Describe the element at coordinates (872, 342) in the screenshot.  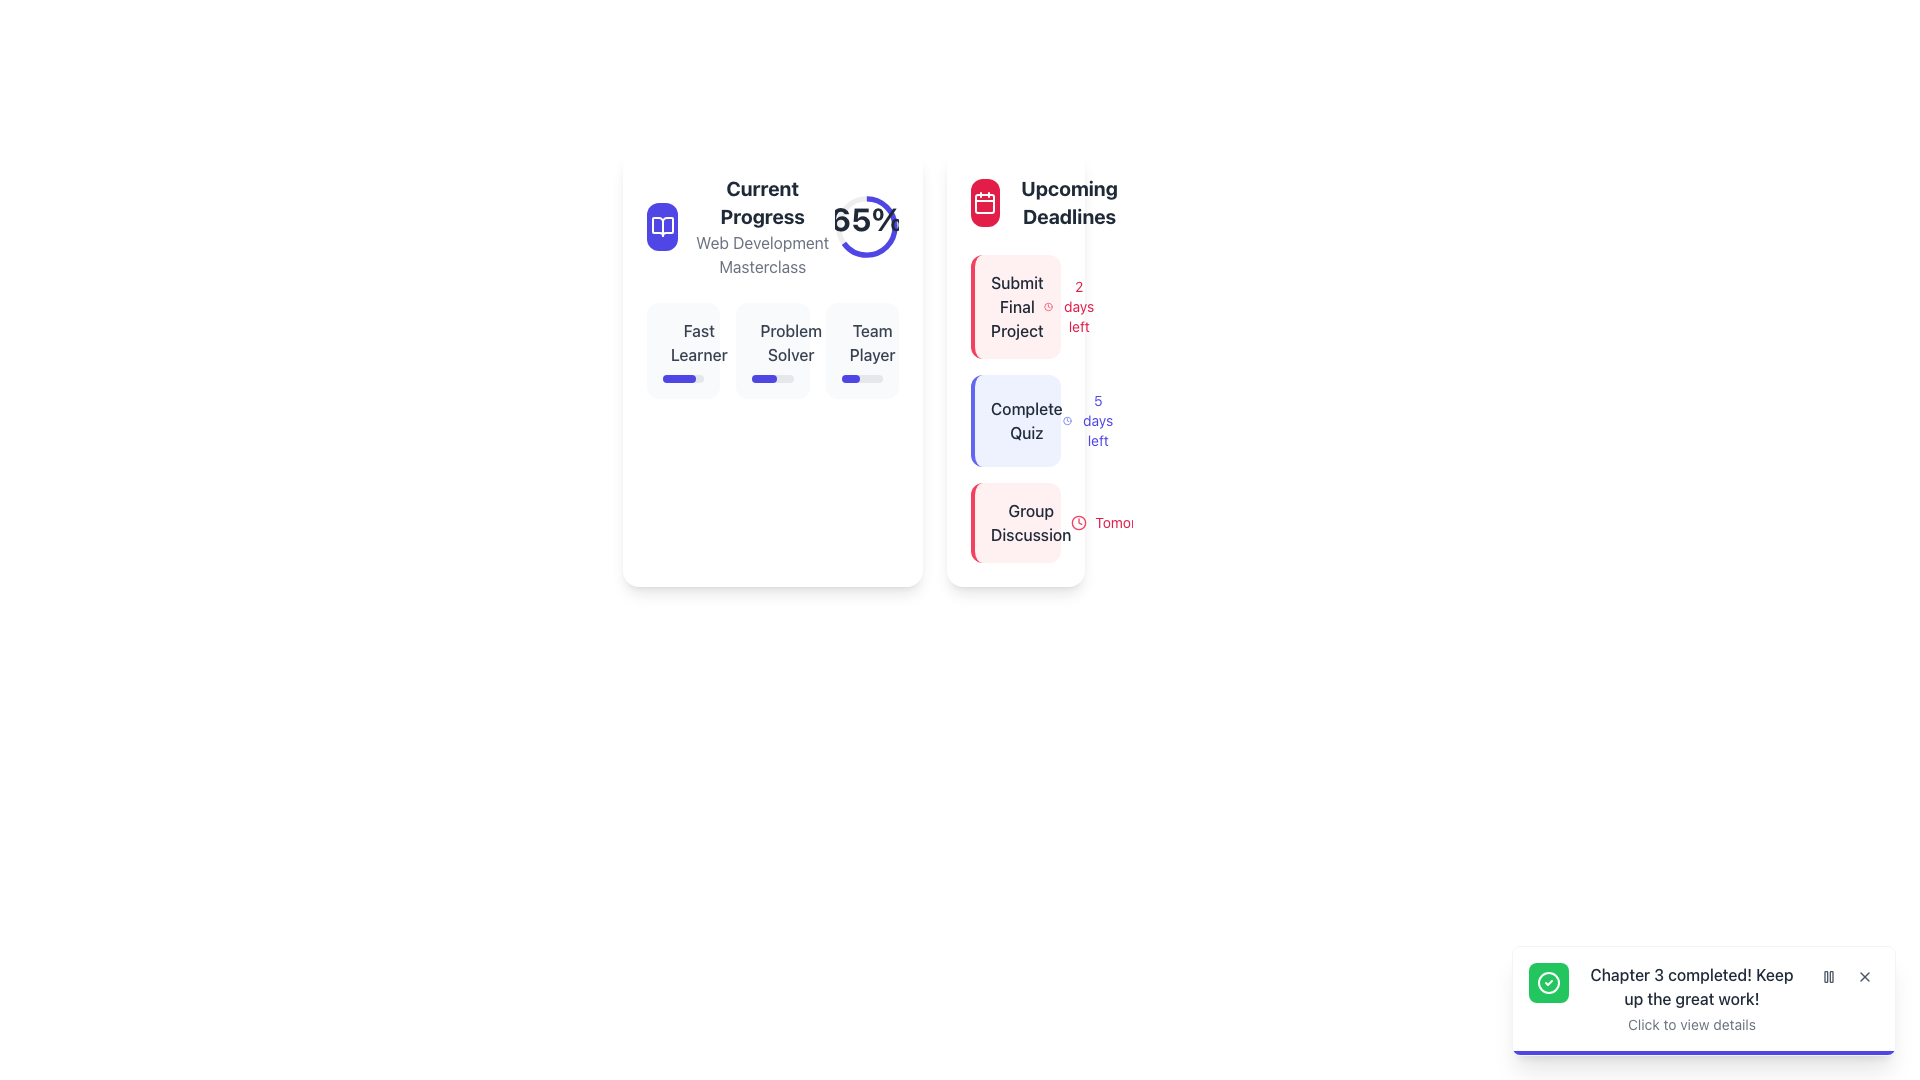
I see `the static text label indicating 'Team Player', which is the third component in the 'Current Progress' segment` at that location.